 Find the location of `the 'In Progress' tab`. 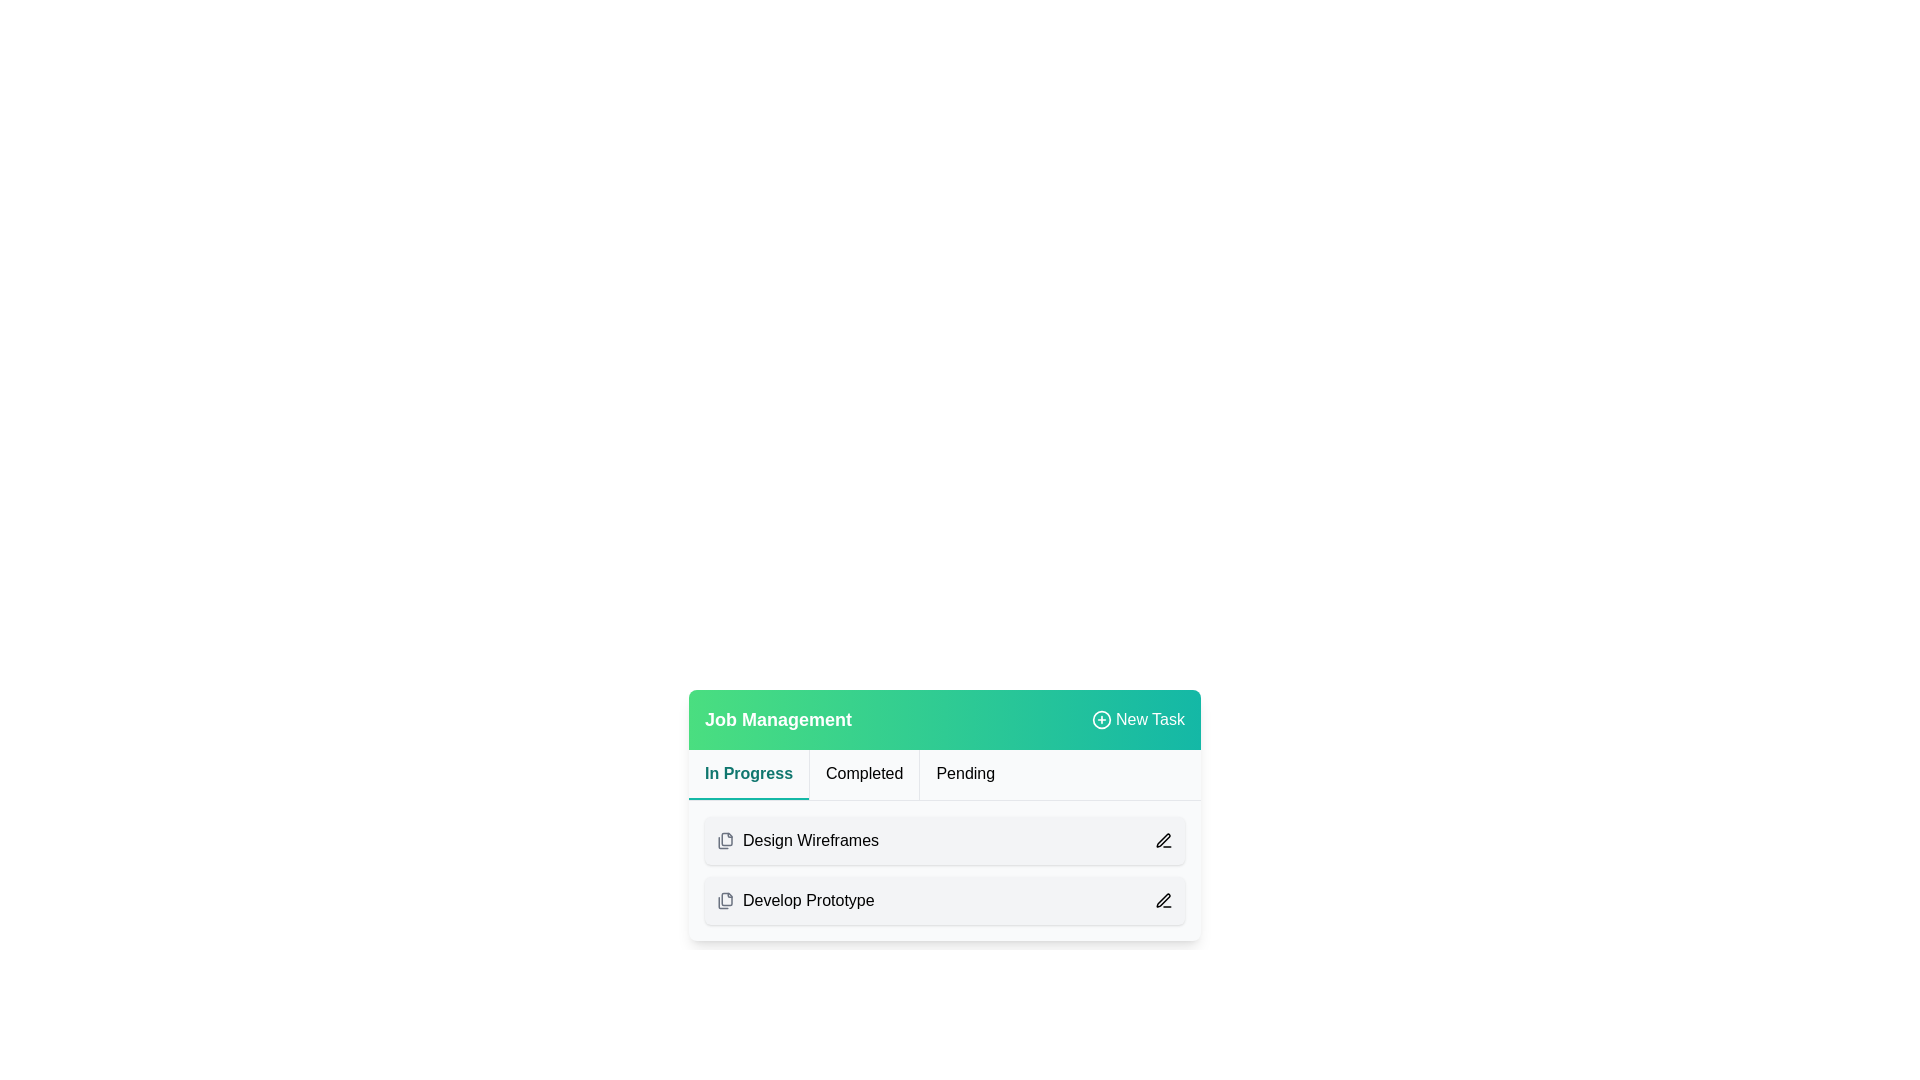

the 'In Progress' tab is located at coordinates (747, 774).